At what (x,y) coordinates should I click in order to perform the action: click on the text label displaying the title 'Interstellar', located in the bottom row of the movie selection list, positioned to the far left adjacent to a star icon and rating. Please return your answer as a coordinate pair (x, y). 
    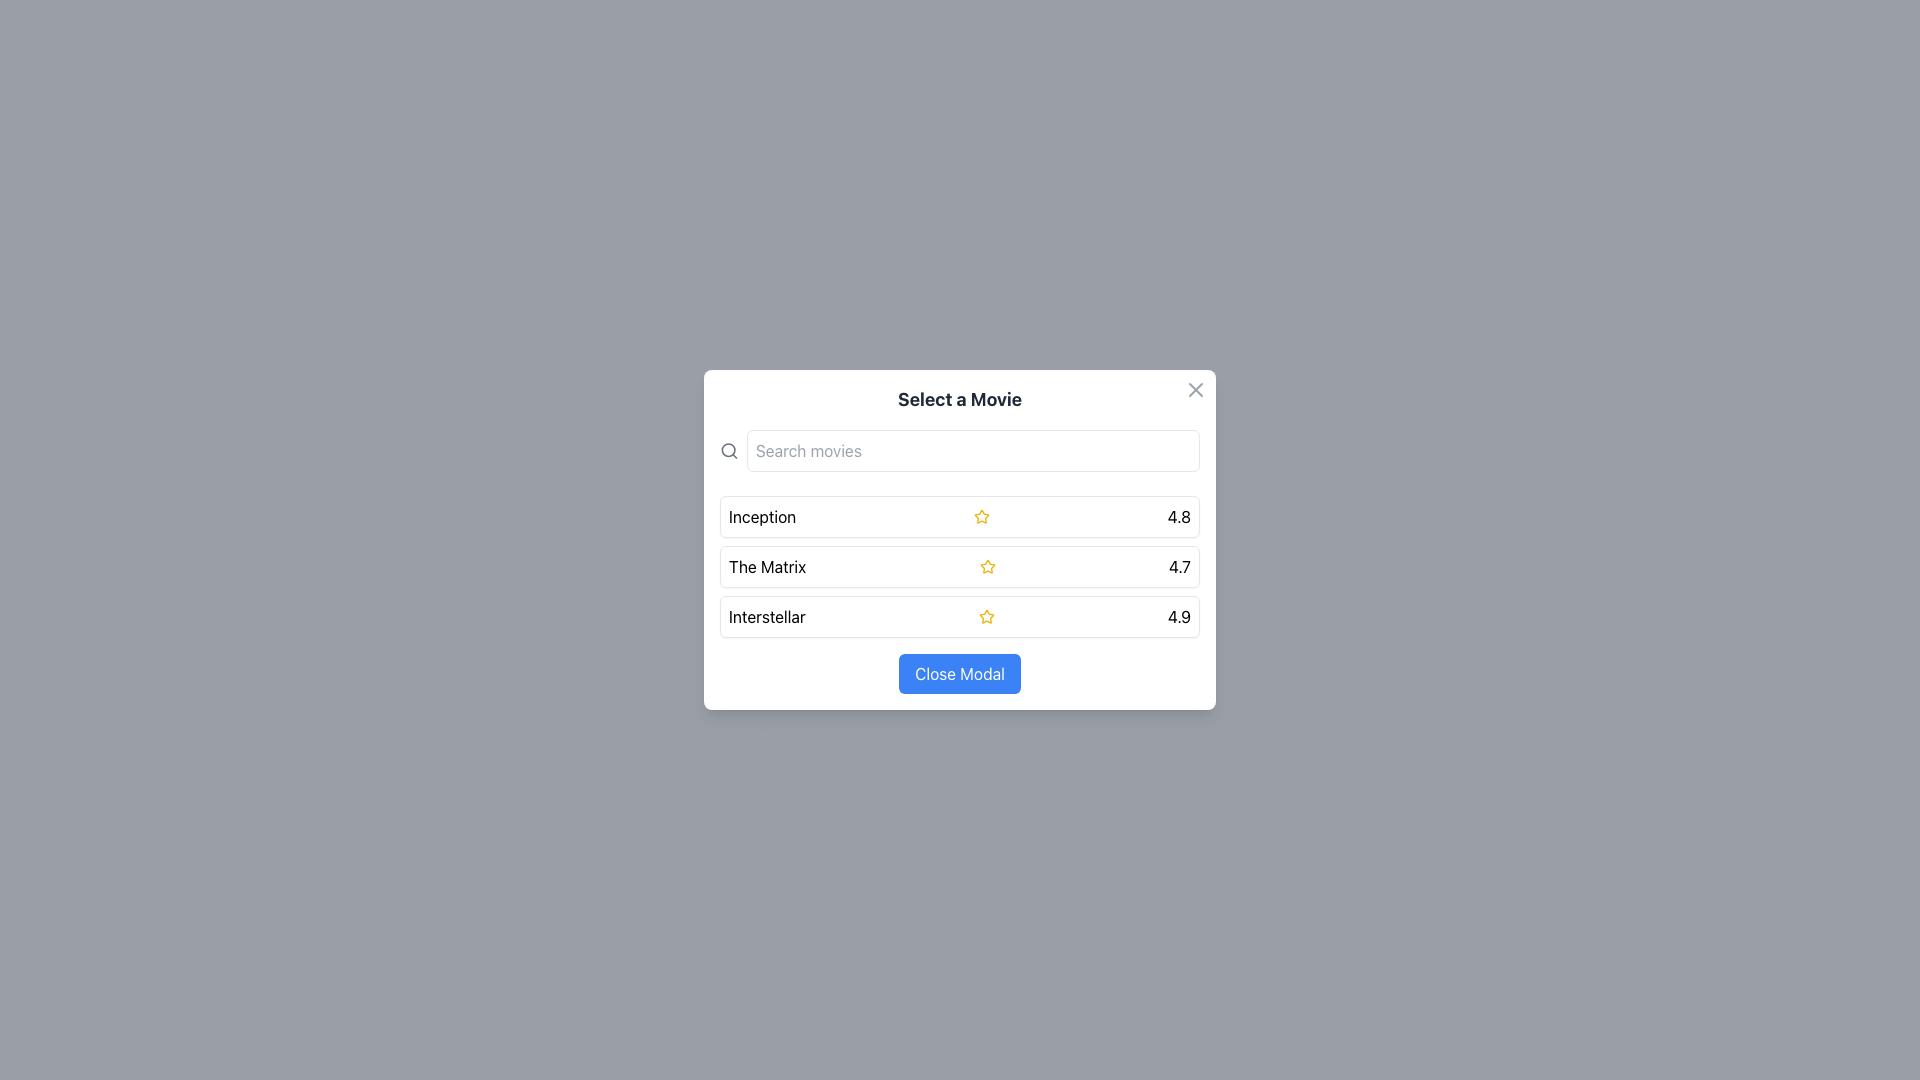
    Looking at the image, I should click on (766, 616).